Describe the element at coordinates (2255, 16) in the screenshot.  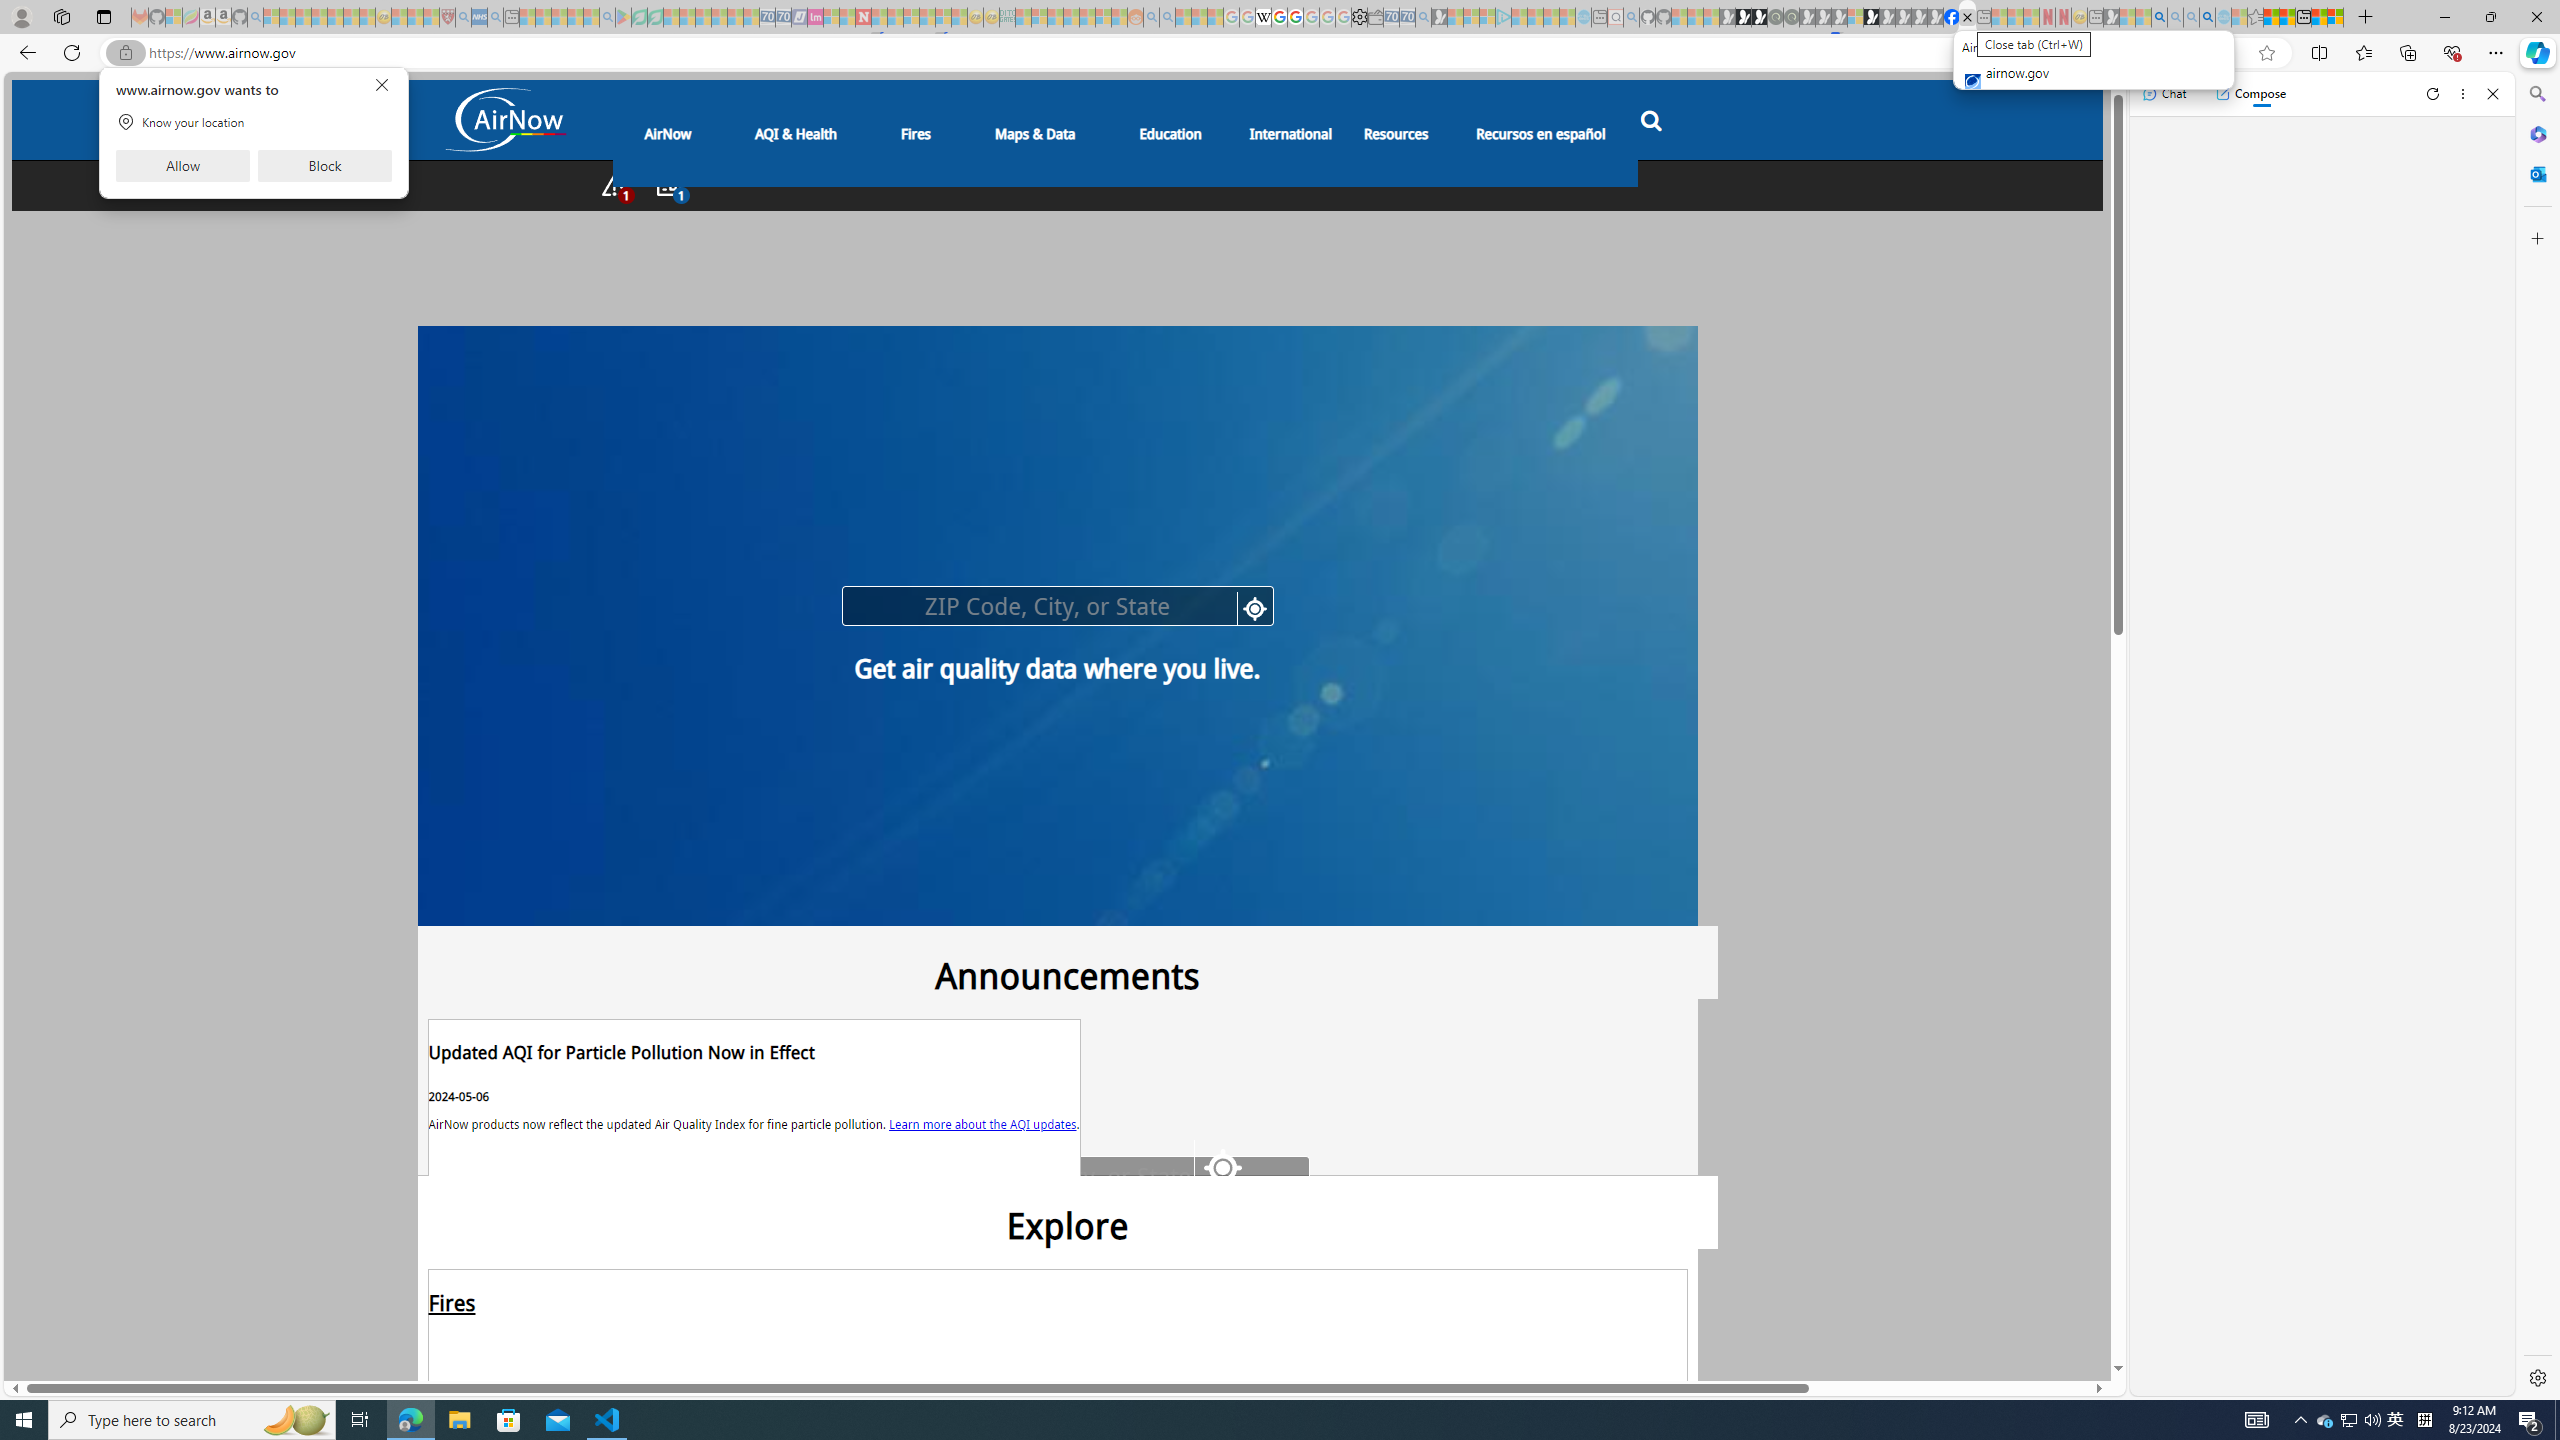
I see `'Favorites - Sleeping'` at that location.